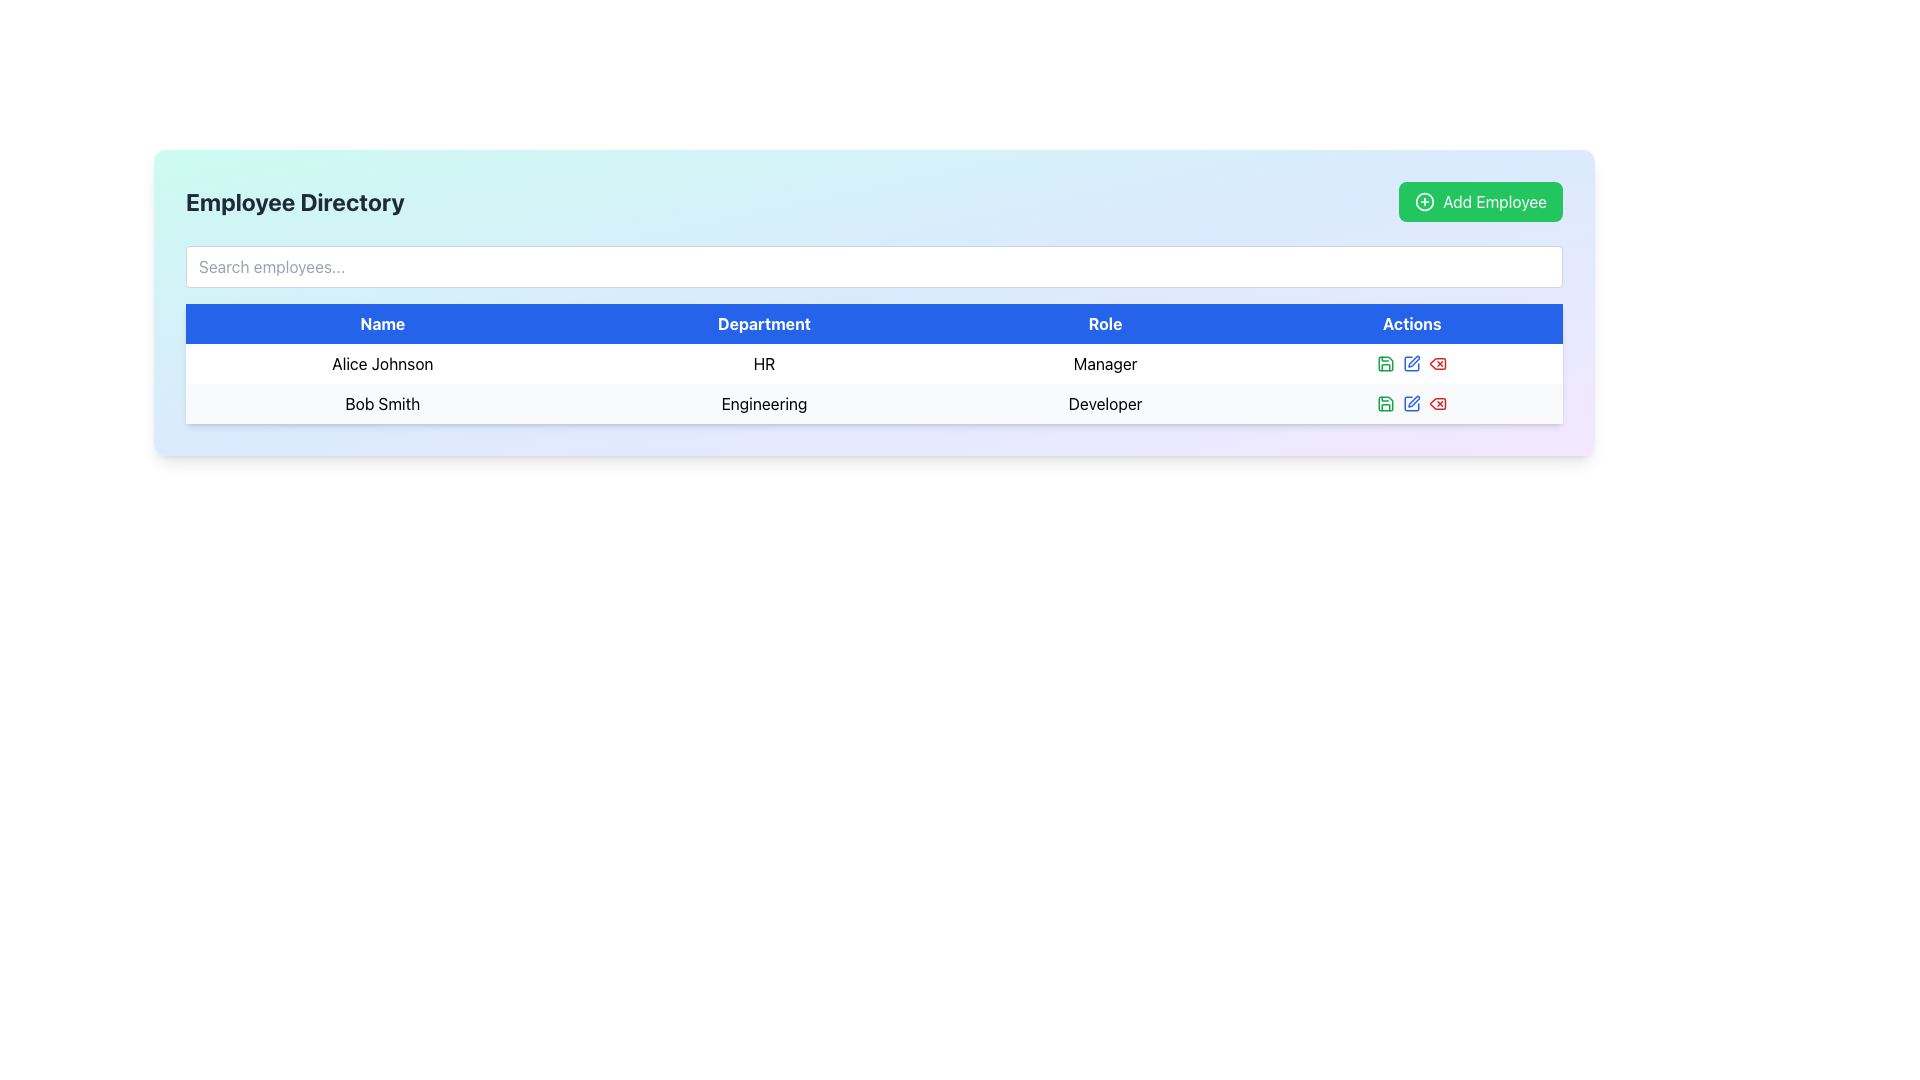 This screenshot has width=1920, height=1080. Describe the element at coordinates (1104, 404) in the screenshot. I see `the static text label that reads 'Developer' located in the second row under the 'Role' column of the employee directory table` at that location.